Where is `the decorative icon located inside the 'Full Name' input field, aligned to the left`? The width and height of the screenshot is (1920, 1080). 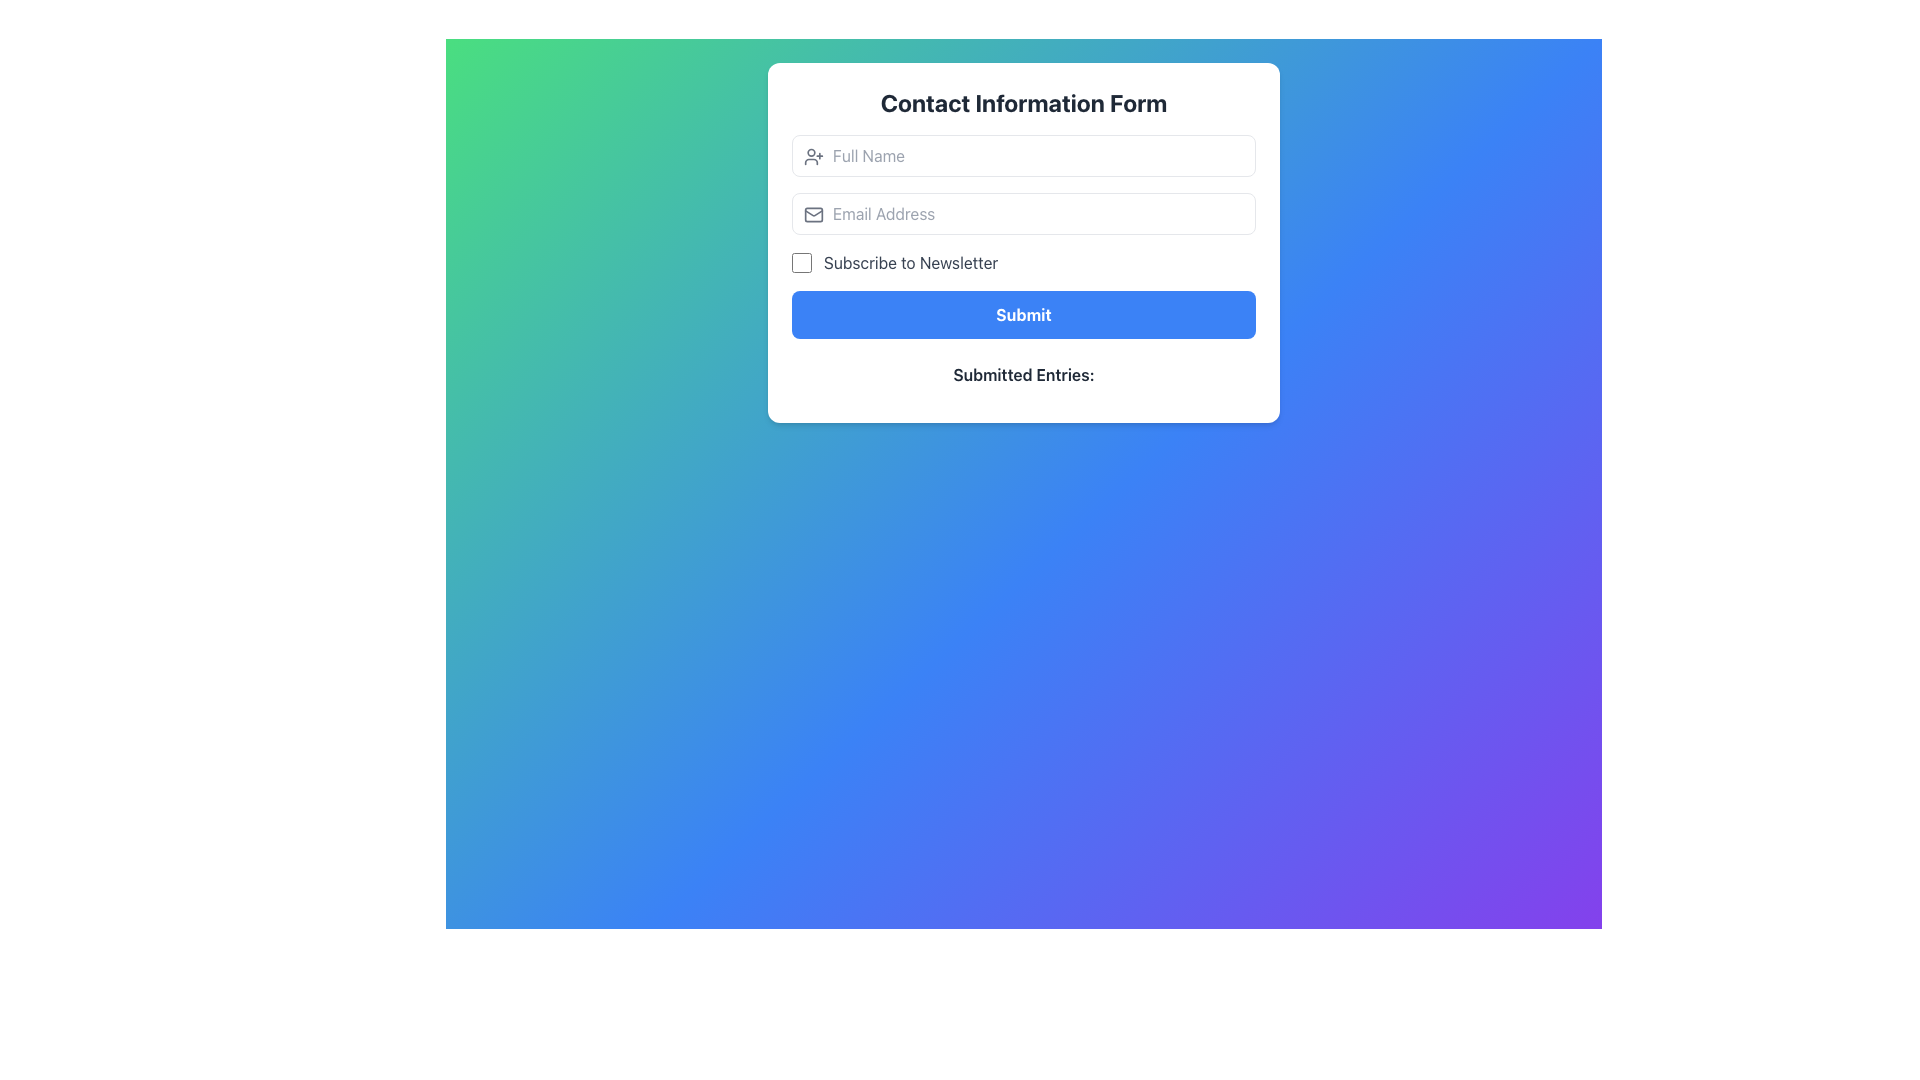
the decorative icon located inside the 'Full Name' input field, aligned to the left is located at coordinates (814, 156).